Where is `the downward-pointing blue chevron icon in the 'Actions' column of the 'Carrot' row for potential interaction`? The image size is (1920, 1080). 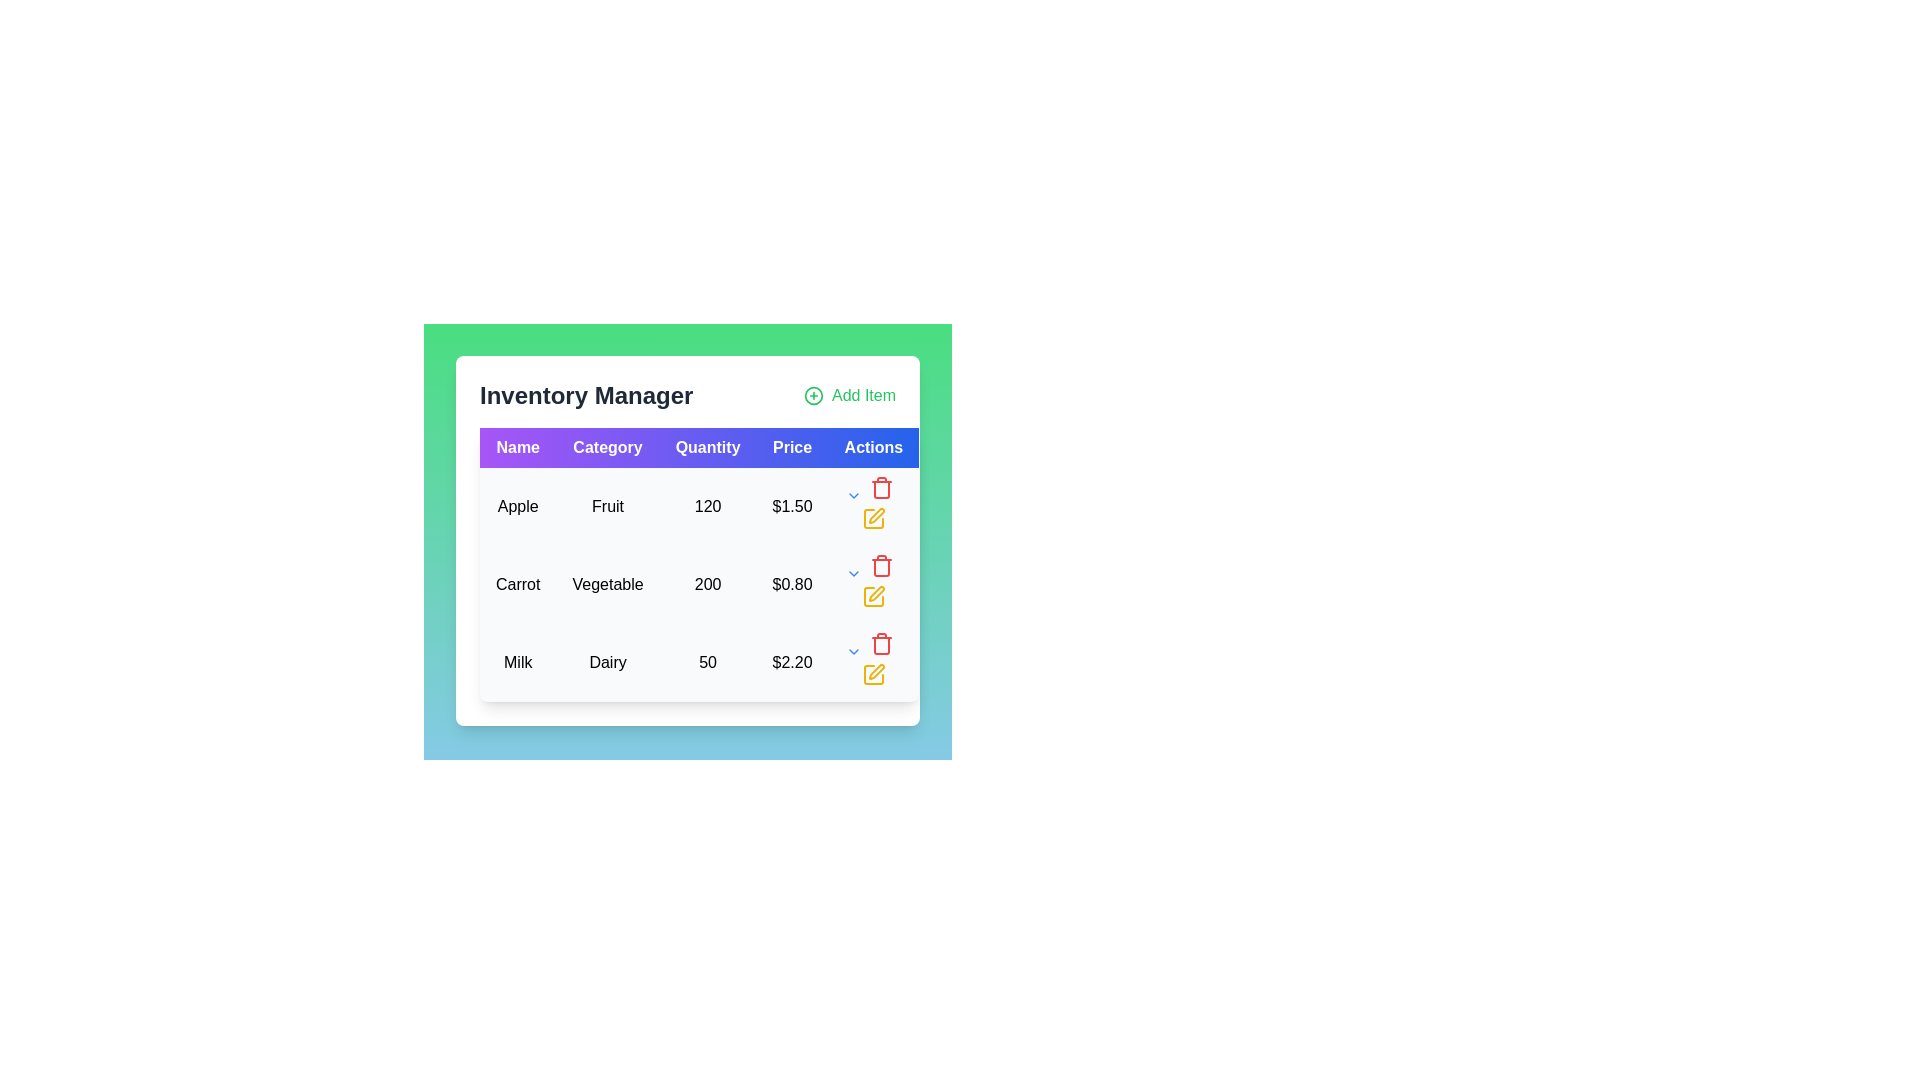 the downward-pointing blue chevron icon in the 'Actions' column of the 'Carrot' row for potential interaction is located at coordinates (853, 494).